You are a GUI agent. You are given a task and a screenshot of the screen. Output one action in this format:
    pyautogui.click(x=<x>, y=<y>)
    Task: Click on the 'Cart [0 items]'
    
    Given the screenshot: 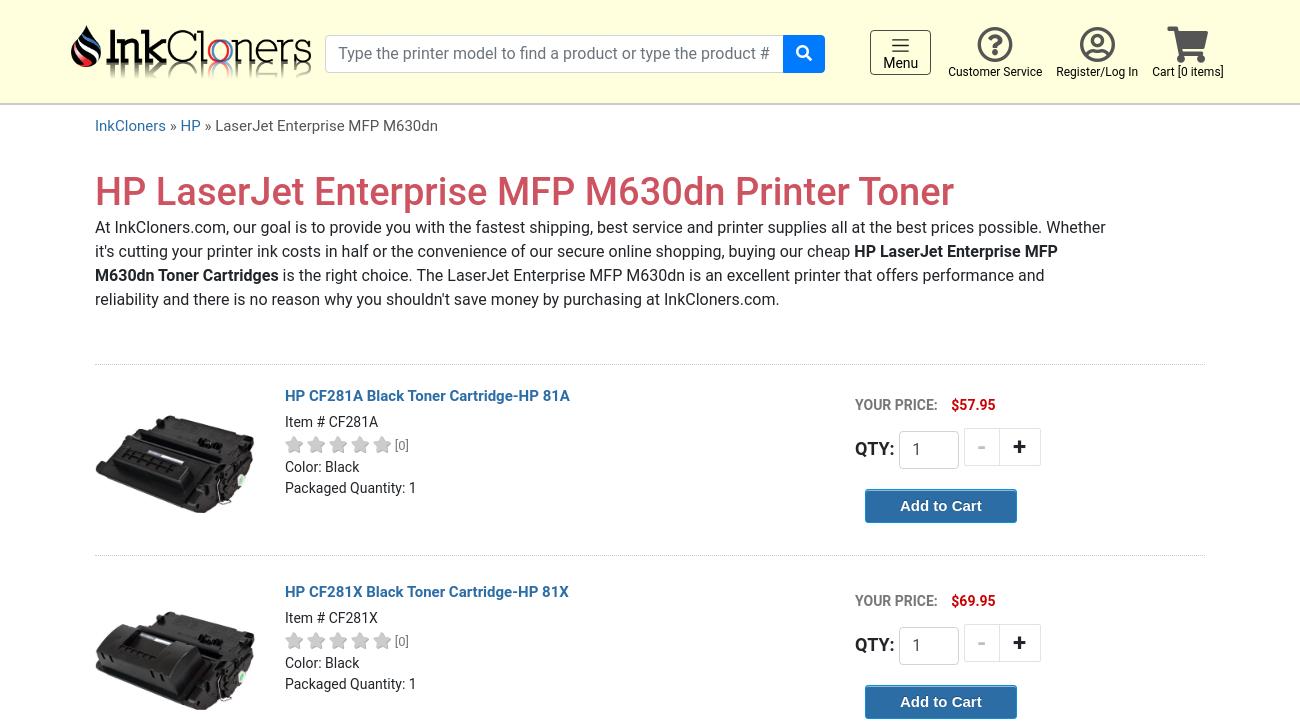 What is the action you would take?
    pyautogui.click(x=1187, y=71)
    